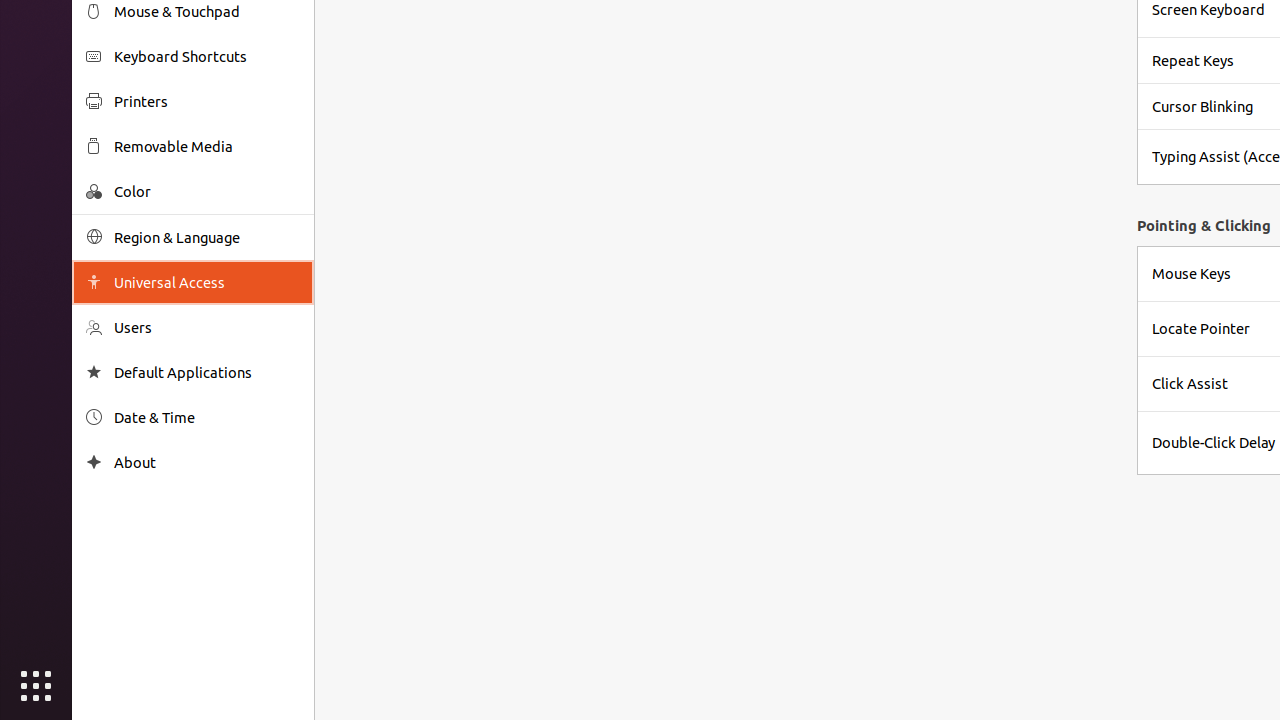  Describe the element at coordinates (206, 236) in the screenshot. I see `'Region & Language'` at that location.